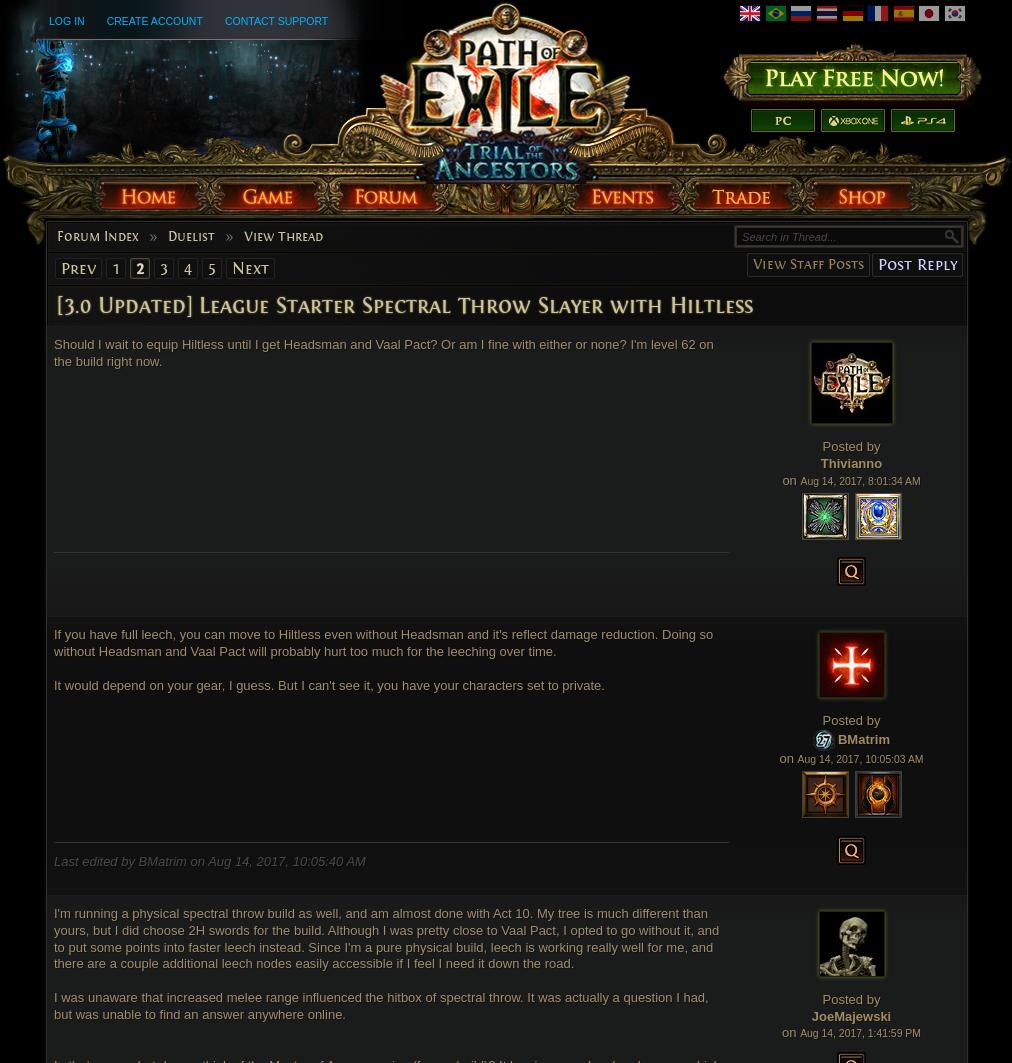 The image size is (1012, 1063). Describe the element at coordinates (383, 351) in the screenshot. I see `'Should I wait to equip Hiltless until I get Headsman and Vaal Pact?  Or am I fine with either or none?  I'm level 62 on the build right now.'` at that location.